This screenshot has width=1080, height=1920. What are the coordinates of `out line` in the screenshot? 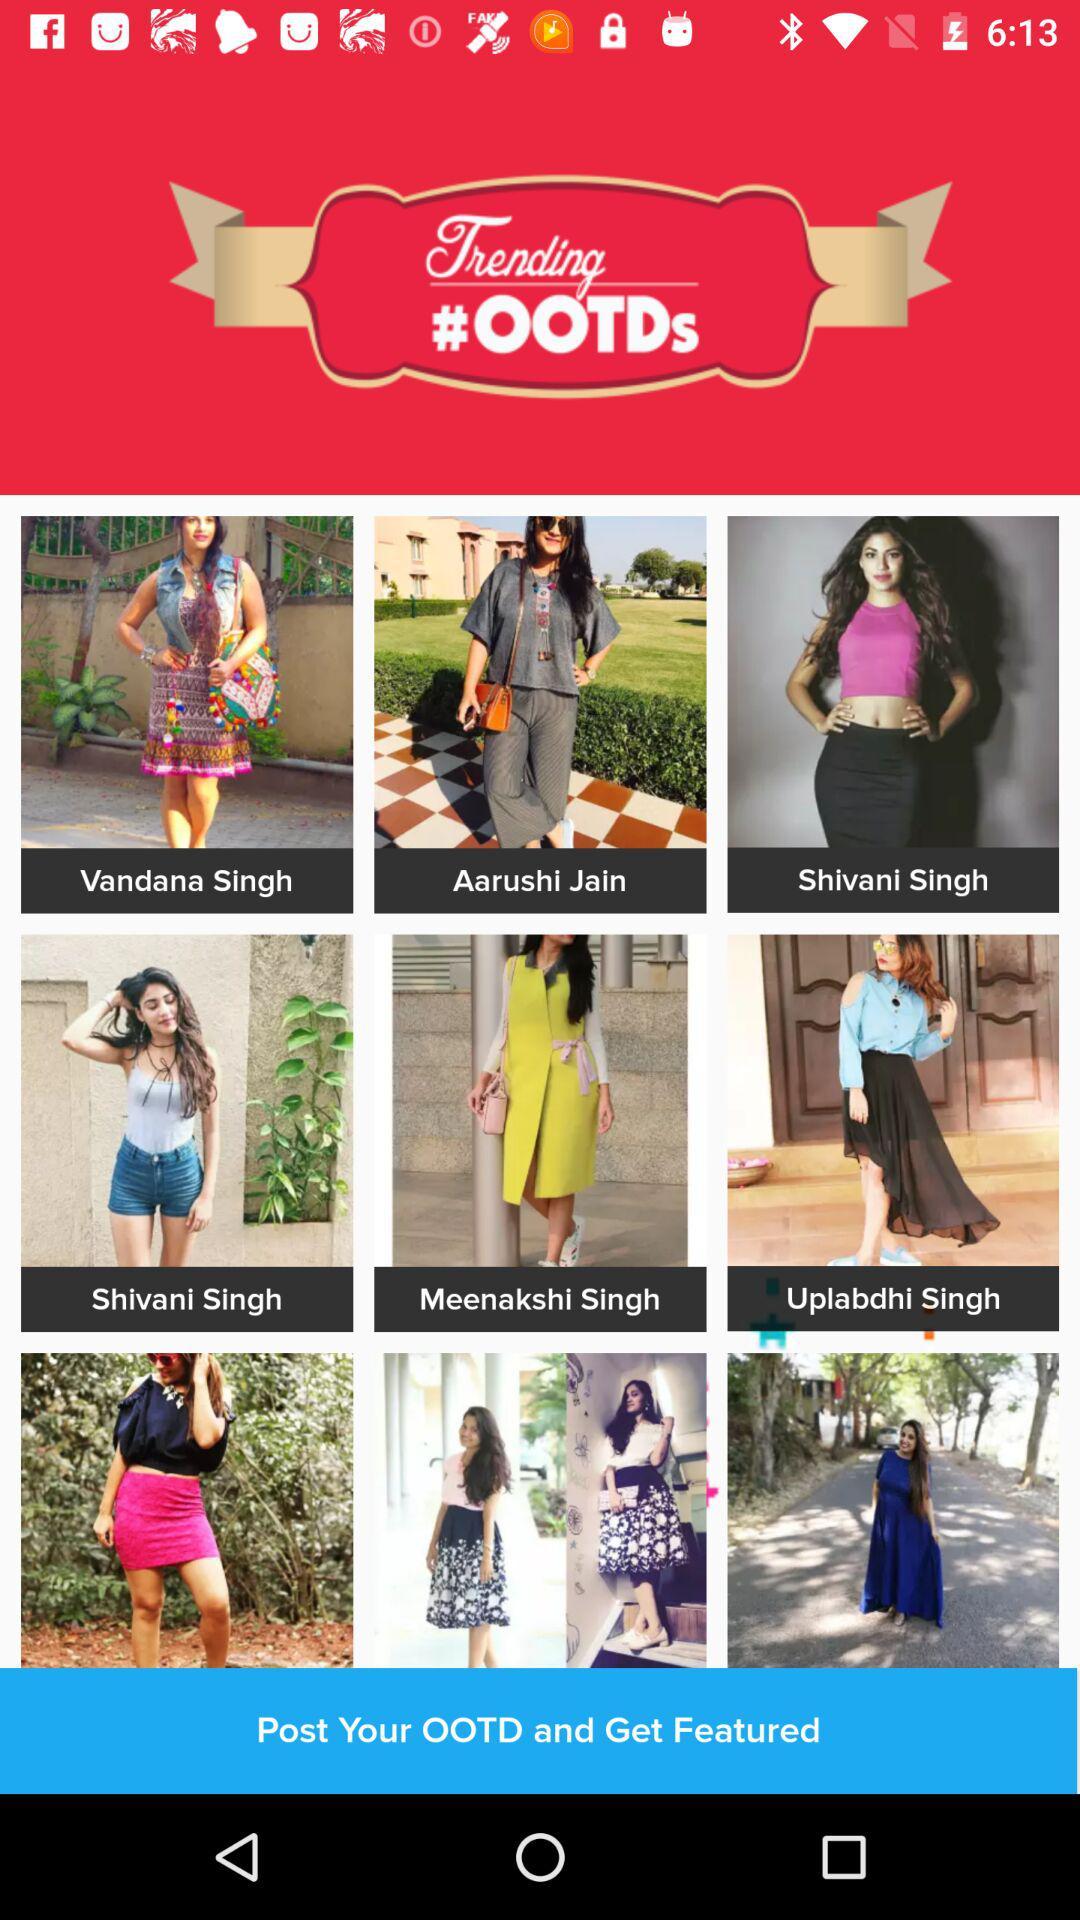 It's located at (187, 1782).